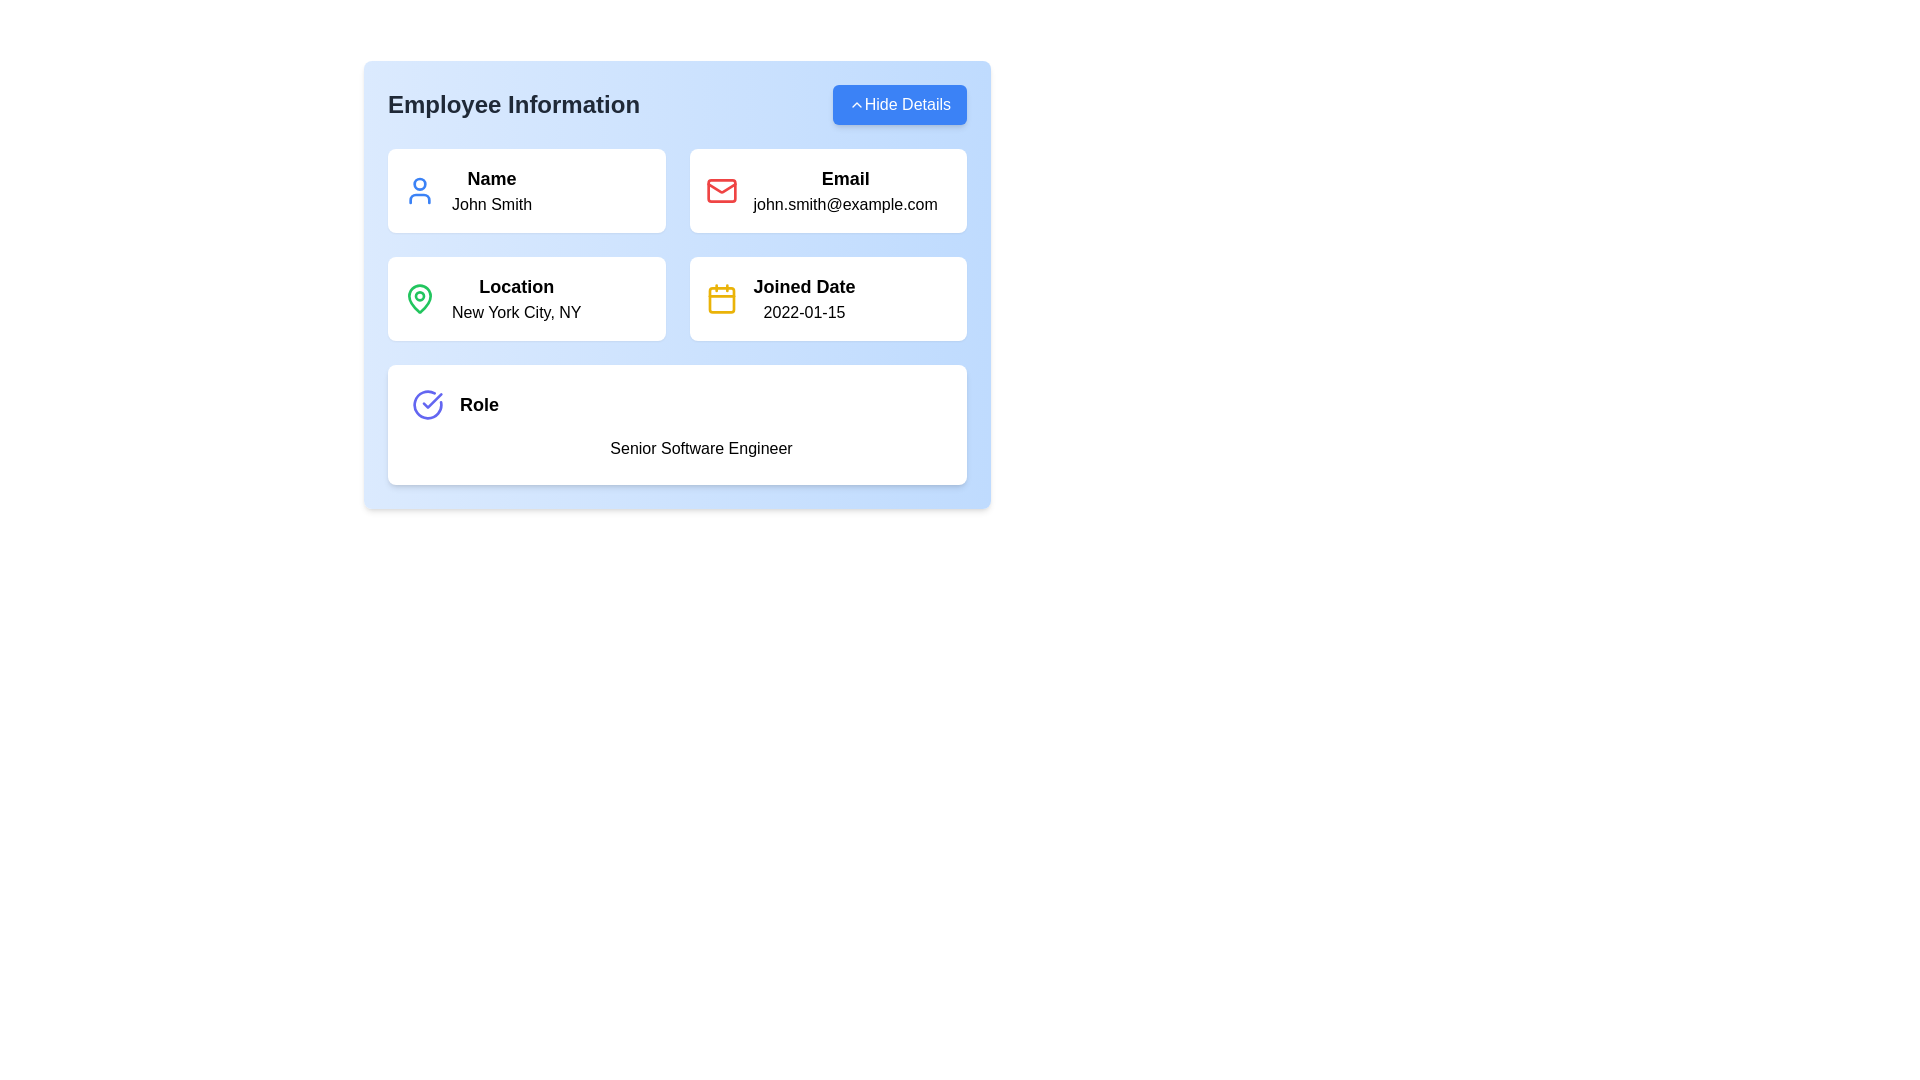 The image size is (1920, 1080). What do you see at coordinates (516, 312) in the screenshot?
I see `the 'Location' label in the second row of the employee information card, which is styled to stand out with a different font weight` at bounding box center [516, 312].